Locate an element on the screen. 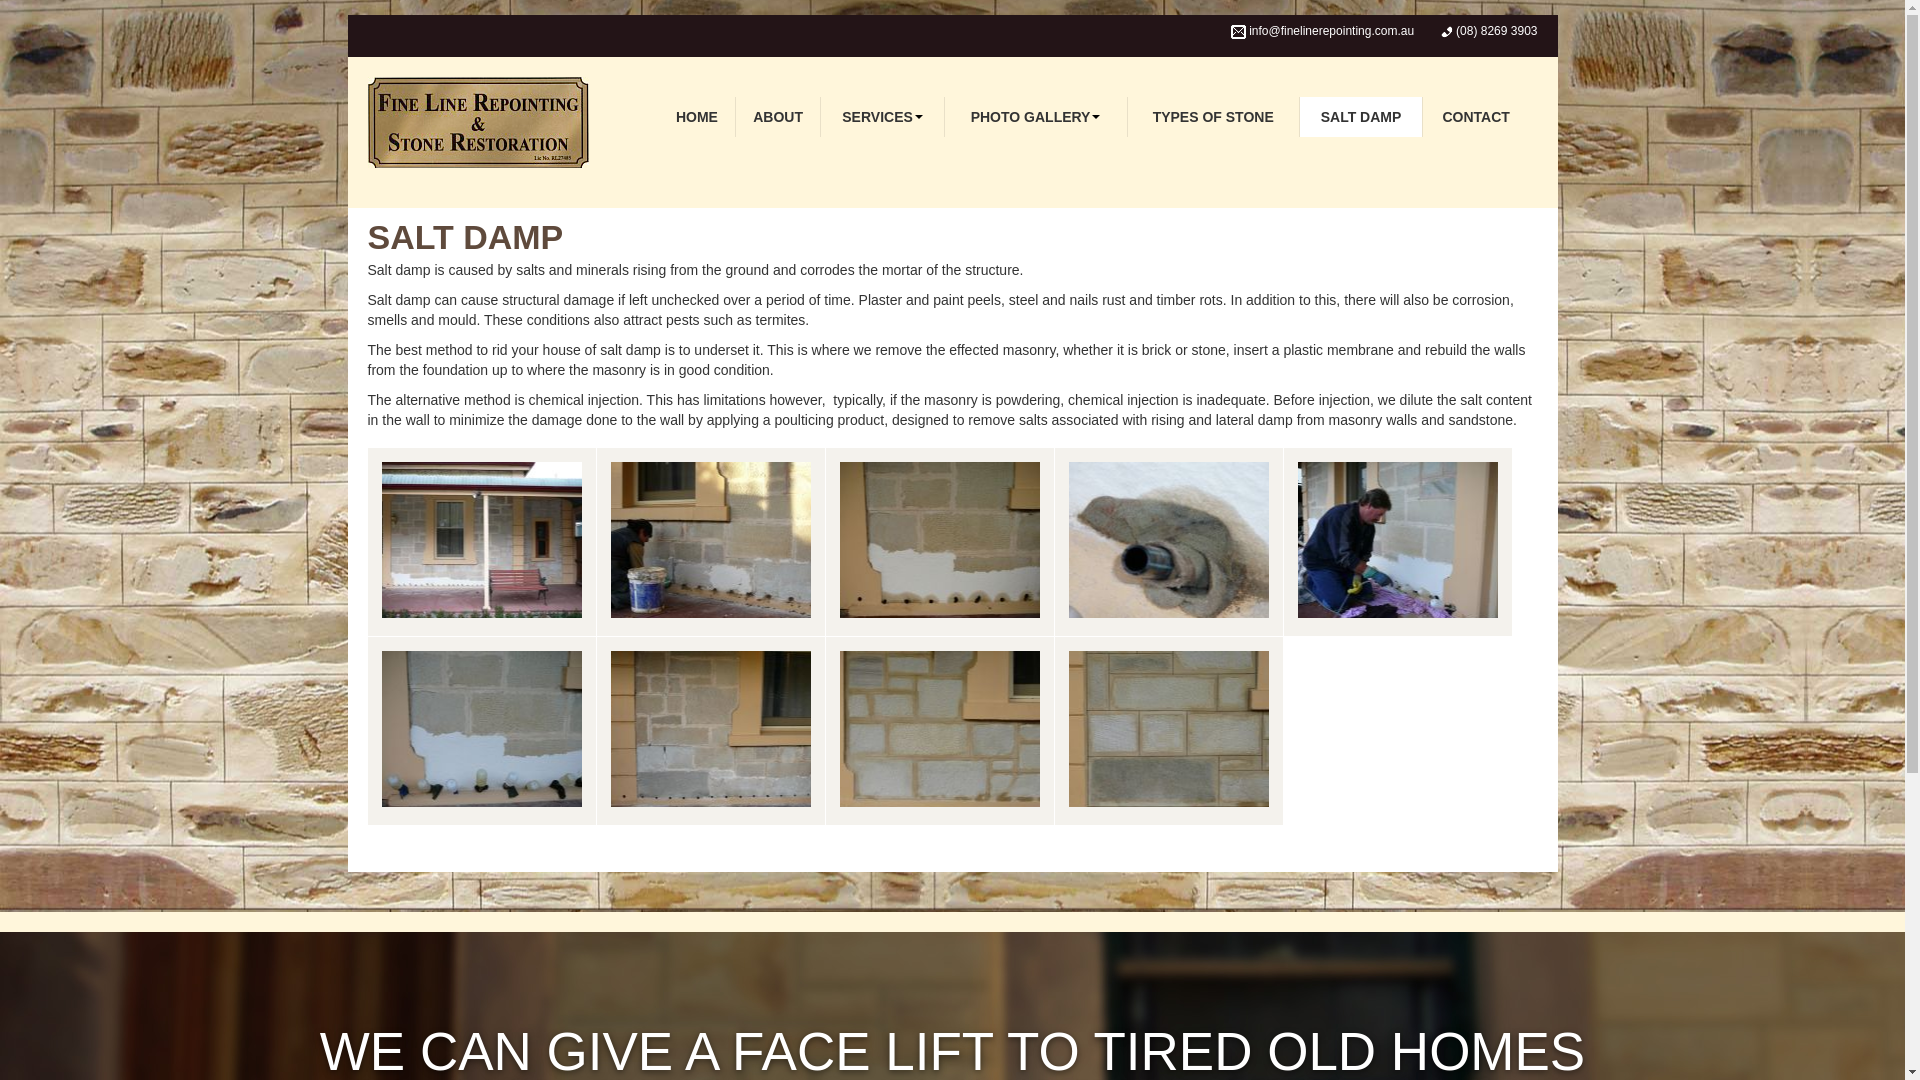 The width and height of the screenshot is (1920, 1080). 'Click to enlarge image 3.jpg' is located at coordinates (1167, 542).